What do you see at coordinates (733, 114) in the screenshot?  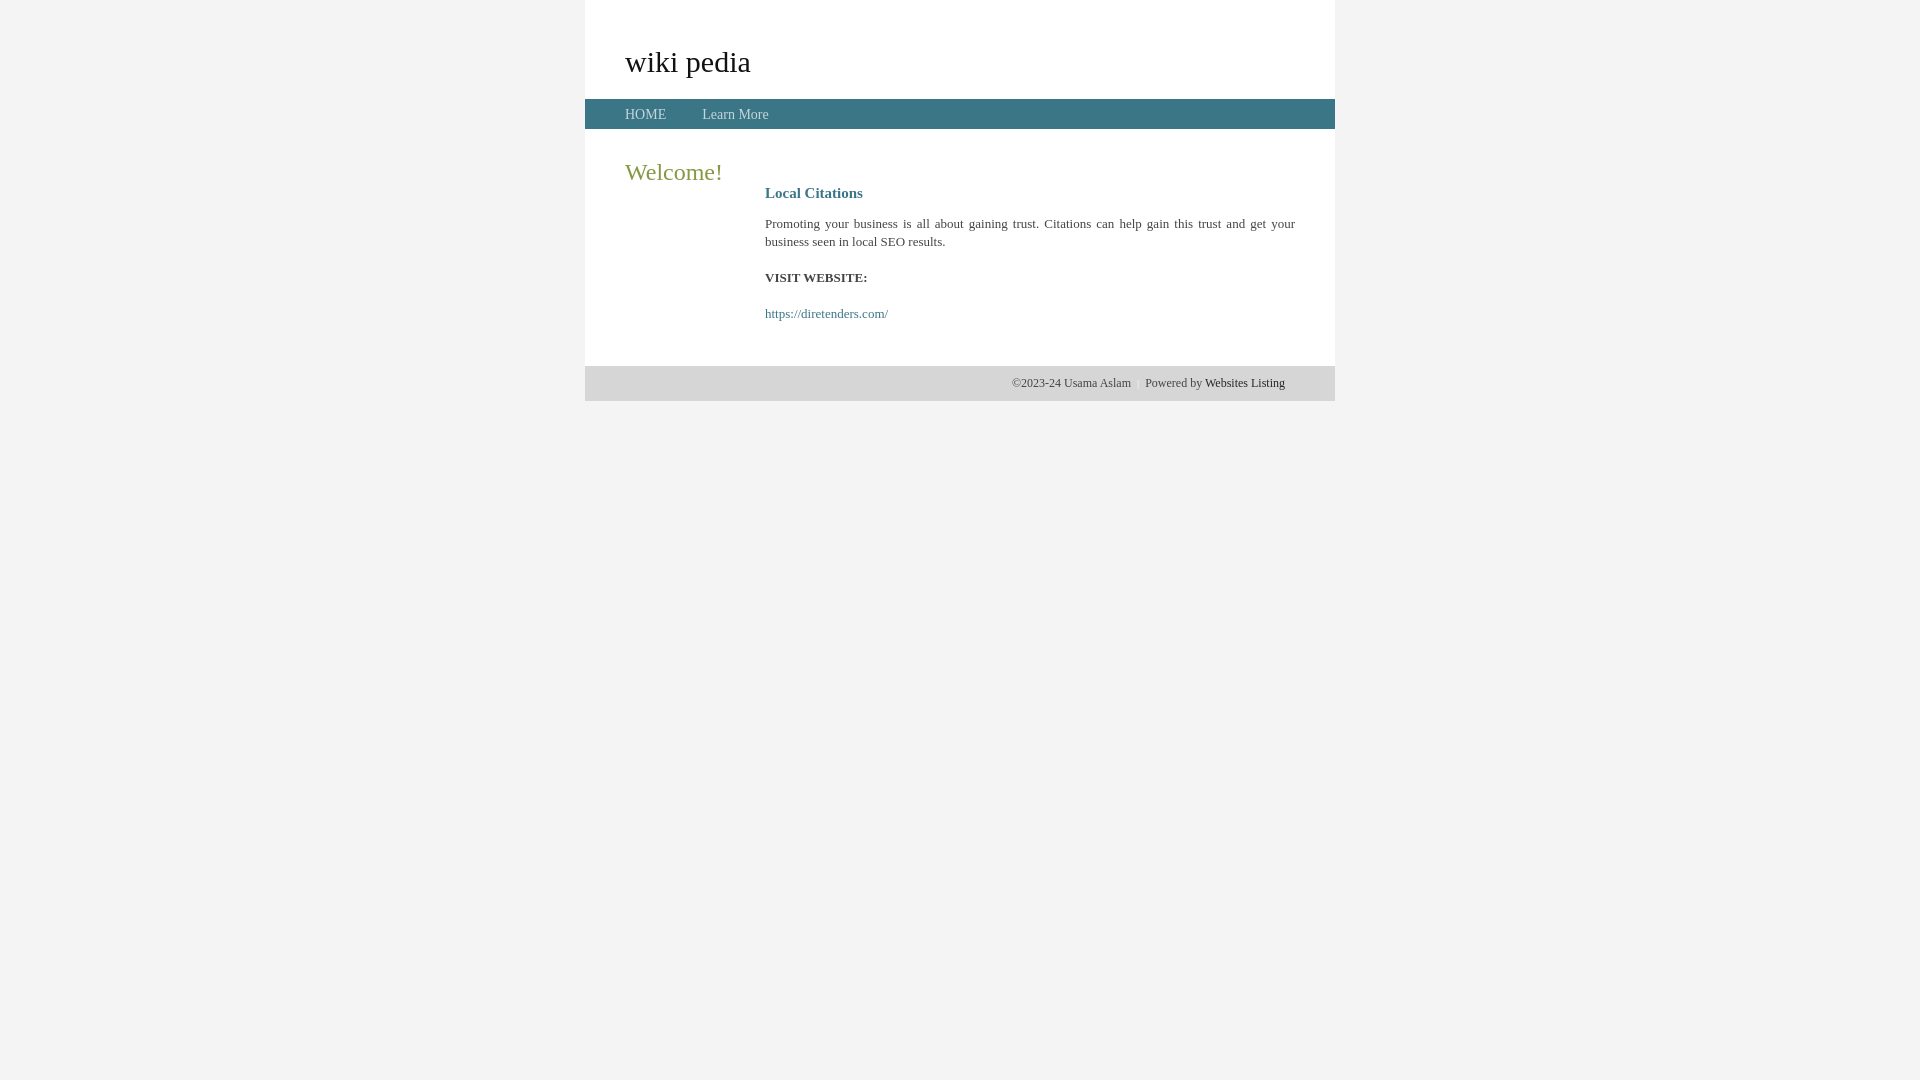 I see `'Learn More'` at bounding box center [733, 114].